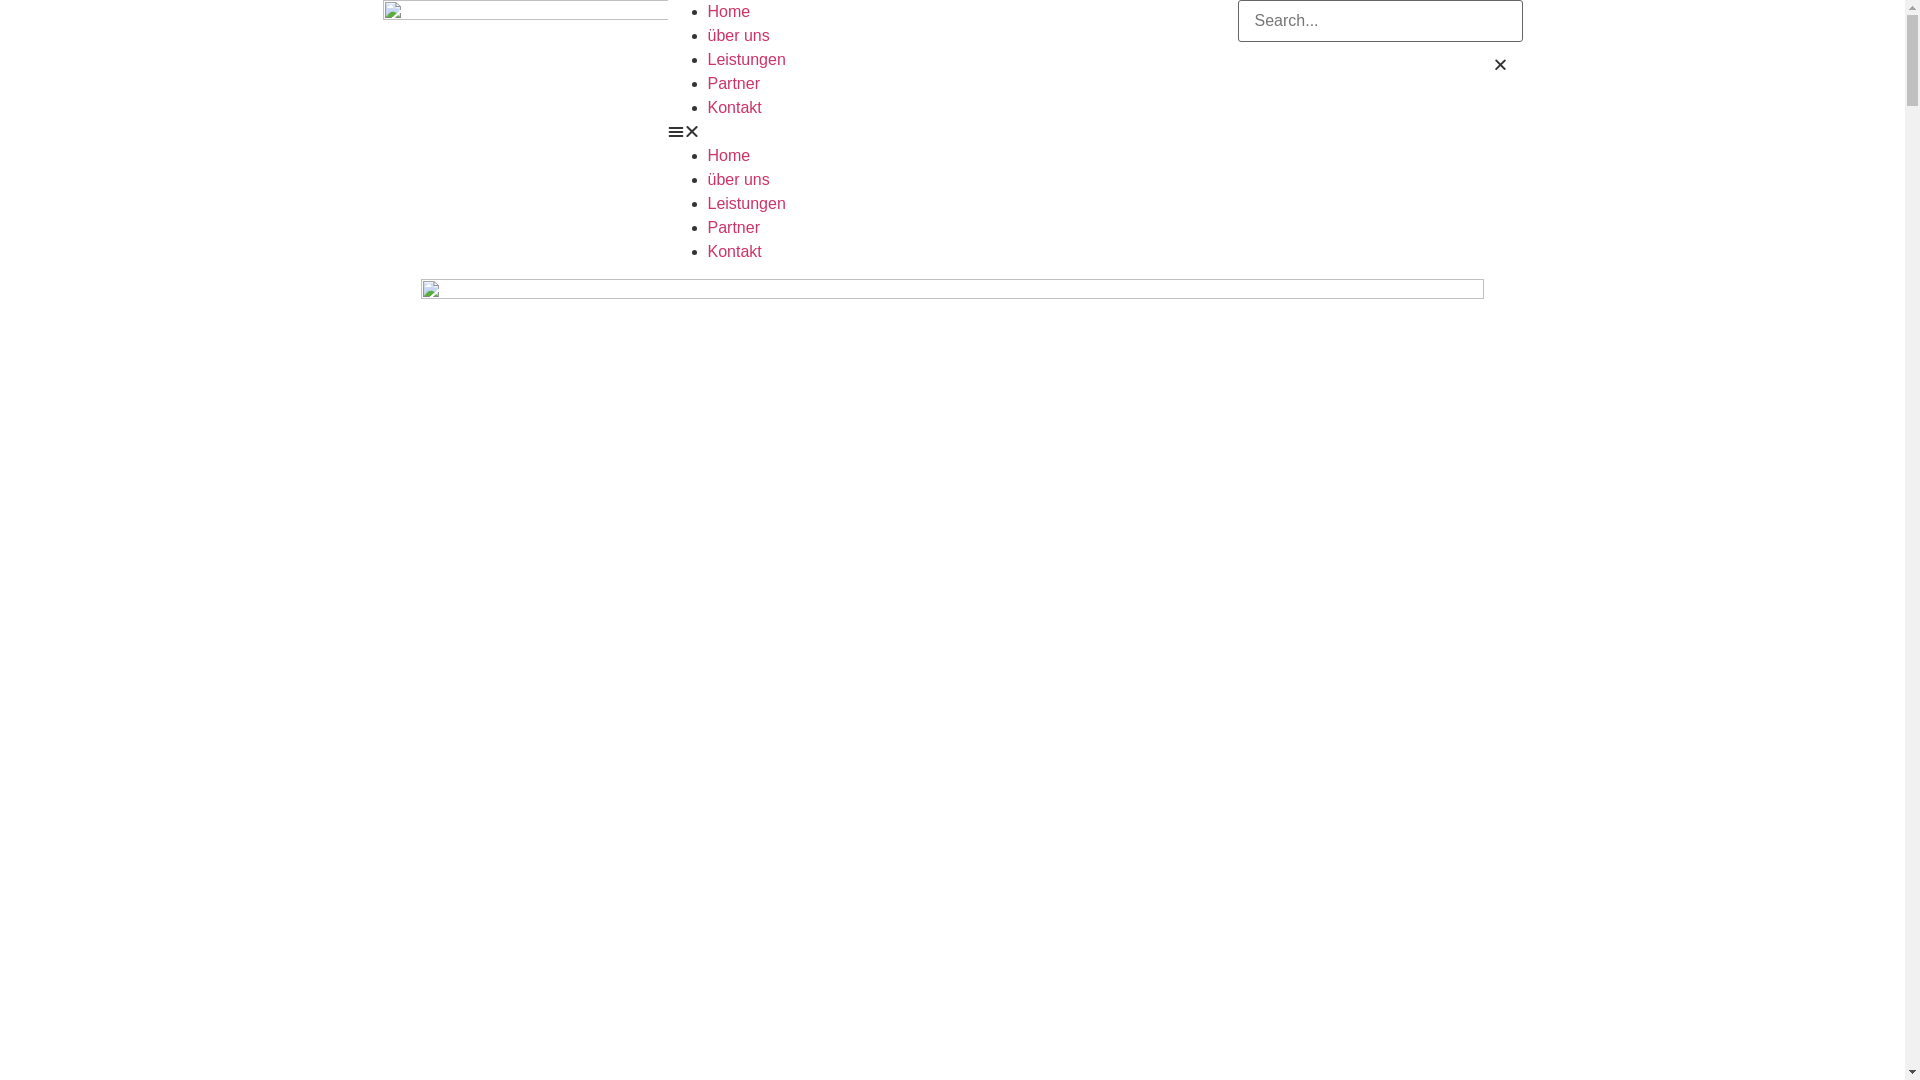 This screenshot has width=1920, height=1080. I want to click on 'Leistungen', so click(746, 58).